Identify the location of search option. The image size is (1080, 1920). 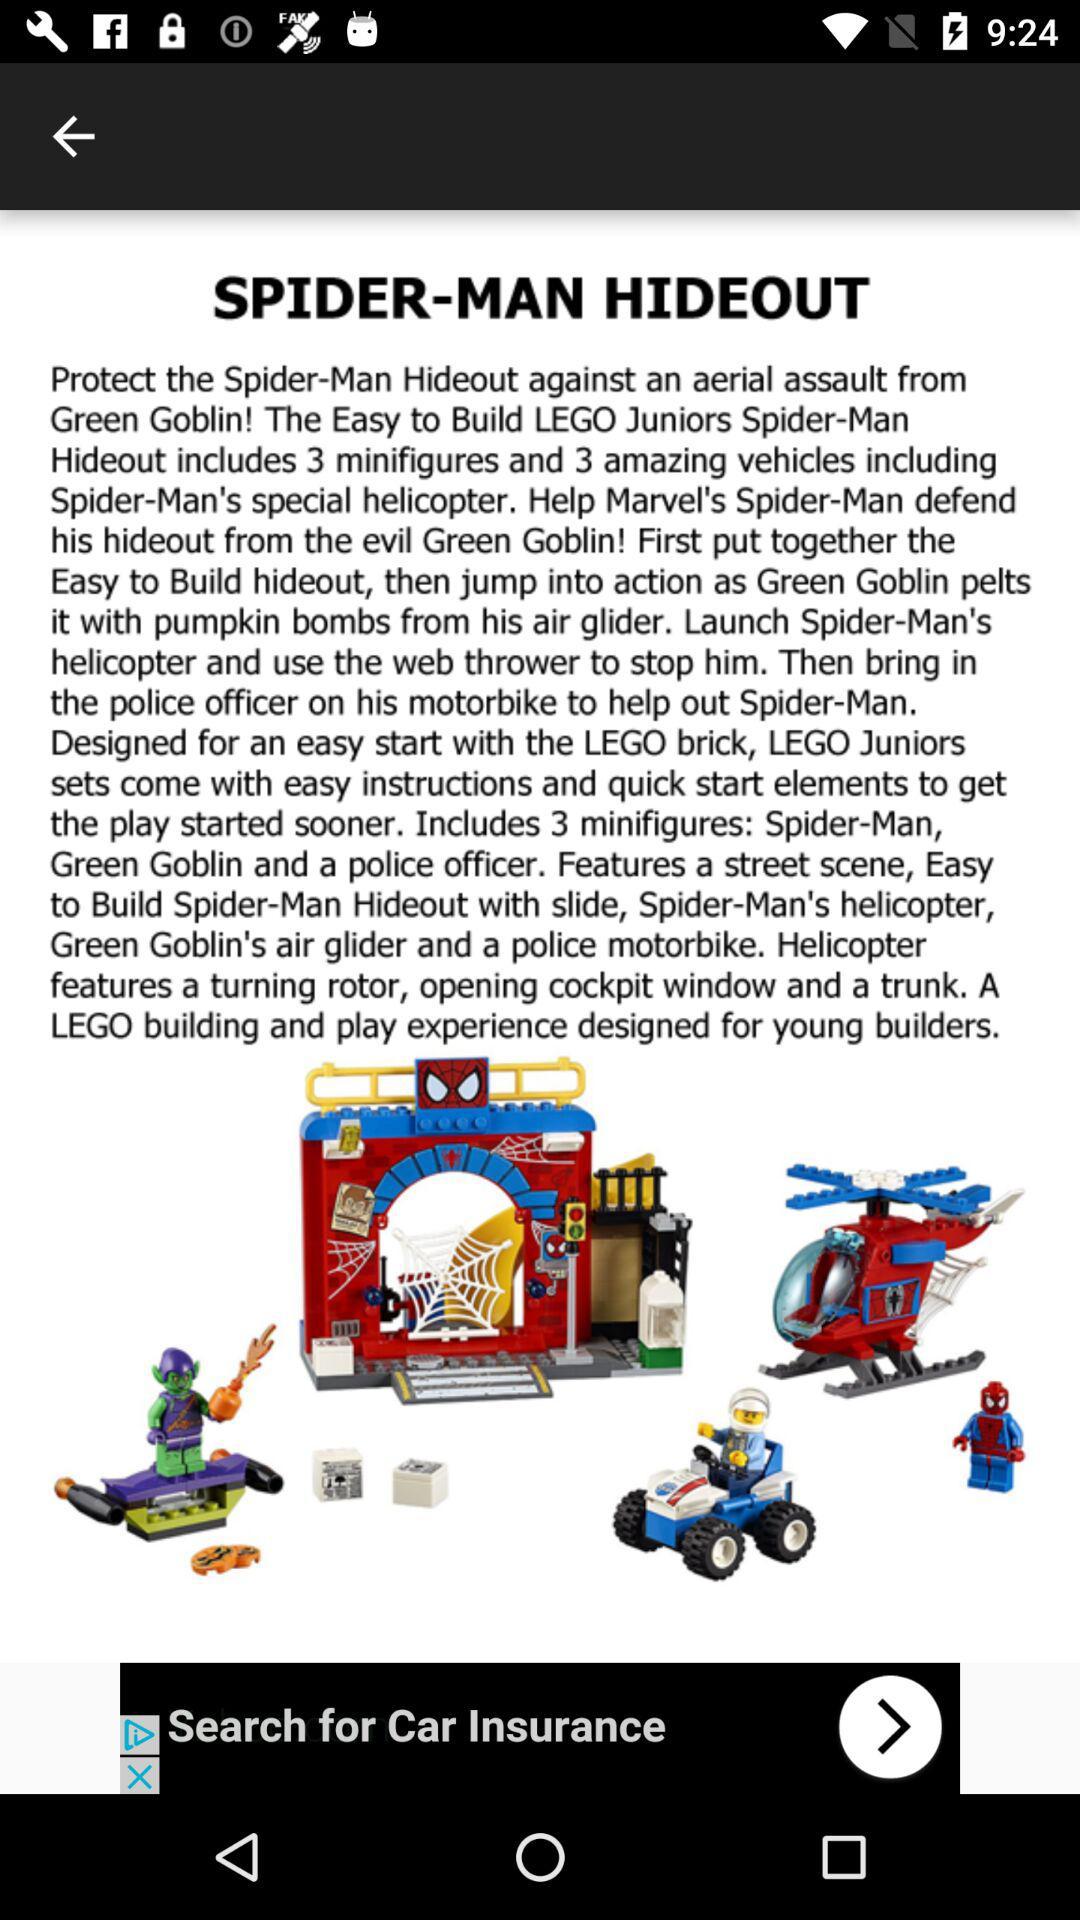
(540, 1727).